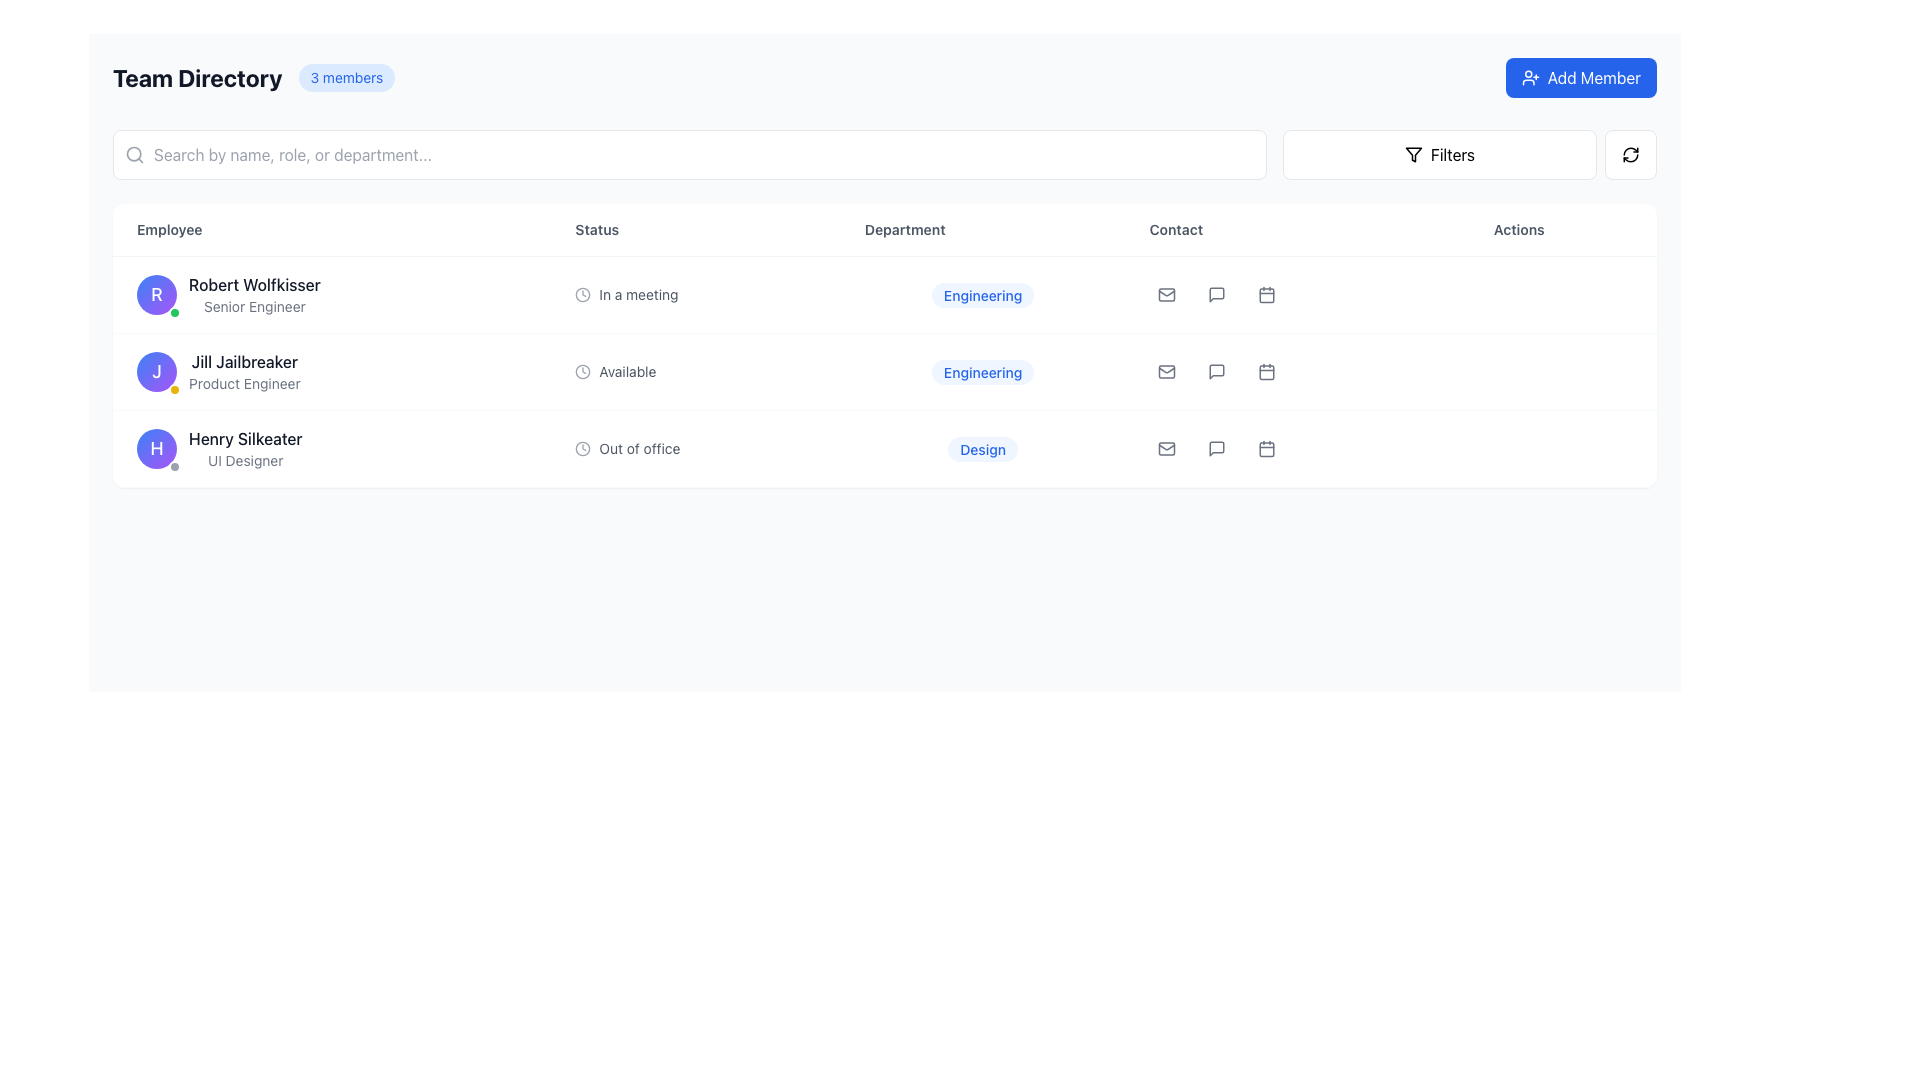 This screenshot has height=1080, width=1920. What do you see at coordinates (1265, 448) in the screenshot?
I see `the calendar icon located in the 'Actions' column of the last row of the table associated with the employee Henry Silkeater to invoke its calendar-related function` at bounding box center [1265, 448].